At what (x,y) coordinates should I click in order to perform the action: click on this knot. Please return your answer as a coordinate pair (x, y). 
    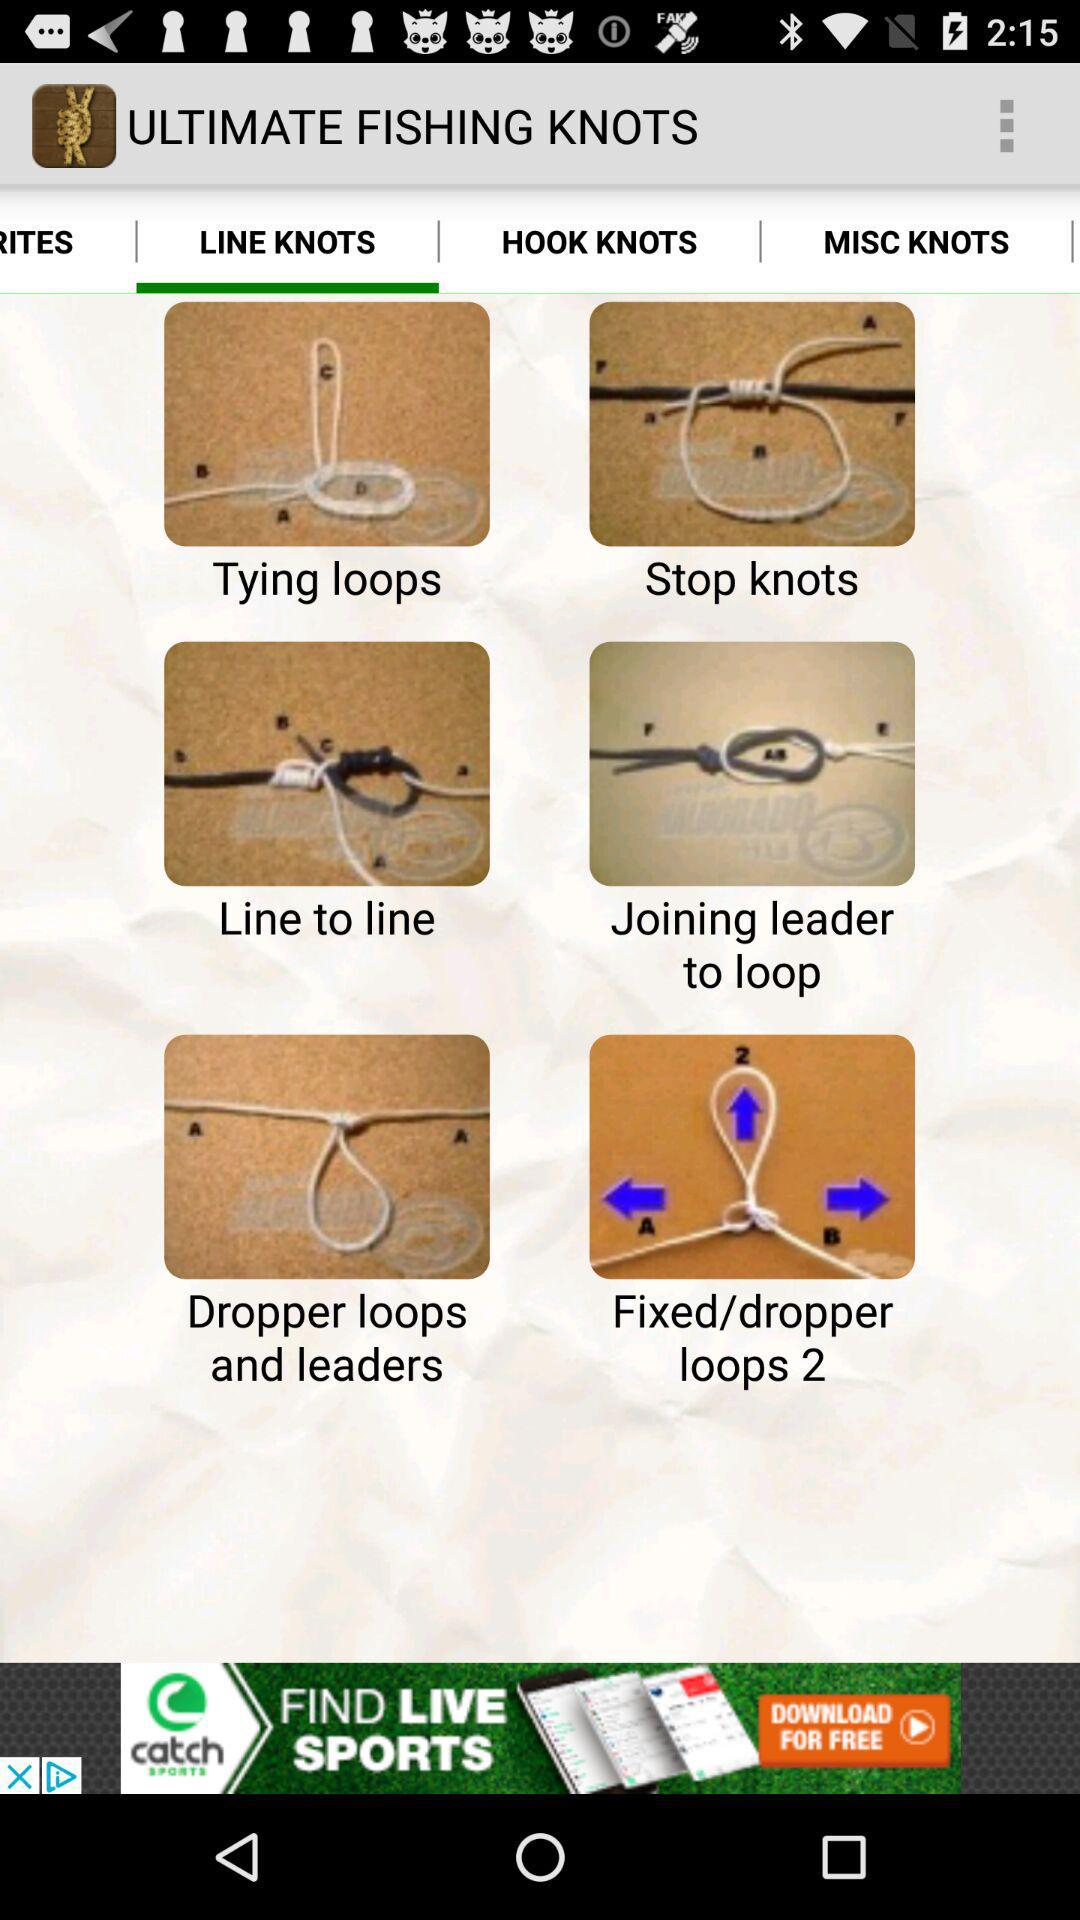
    Looking at the image, I should click on (752, 1156).